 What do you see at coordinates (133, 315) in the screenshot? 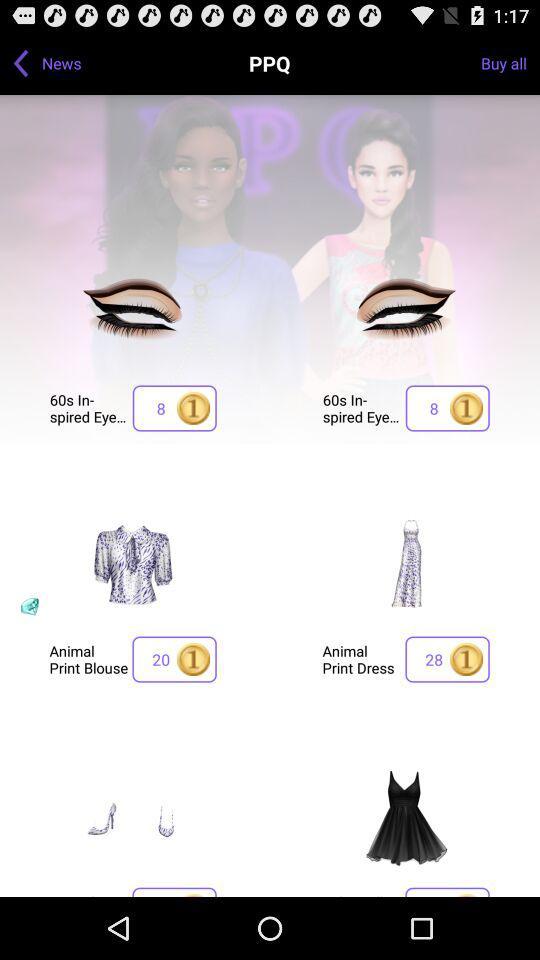
I see `the left eye image` at bounding box center [133, 315].